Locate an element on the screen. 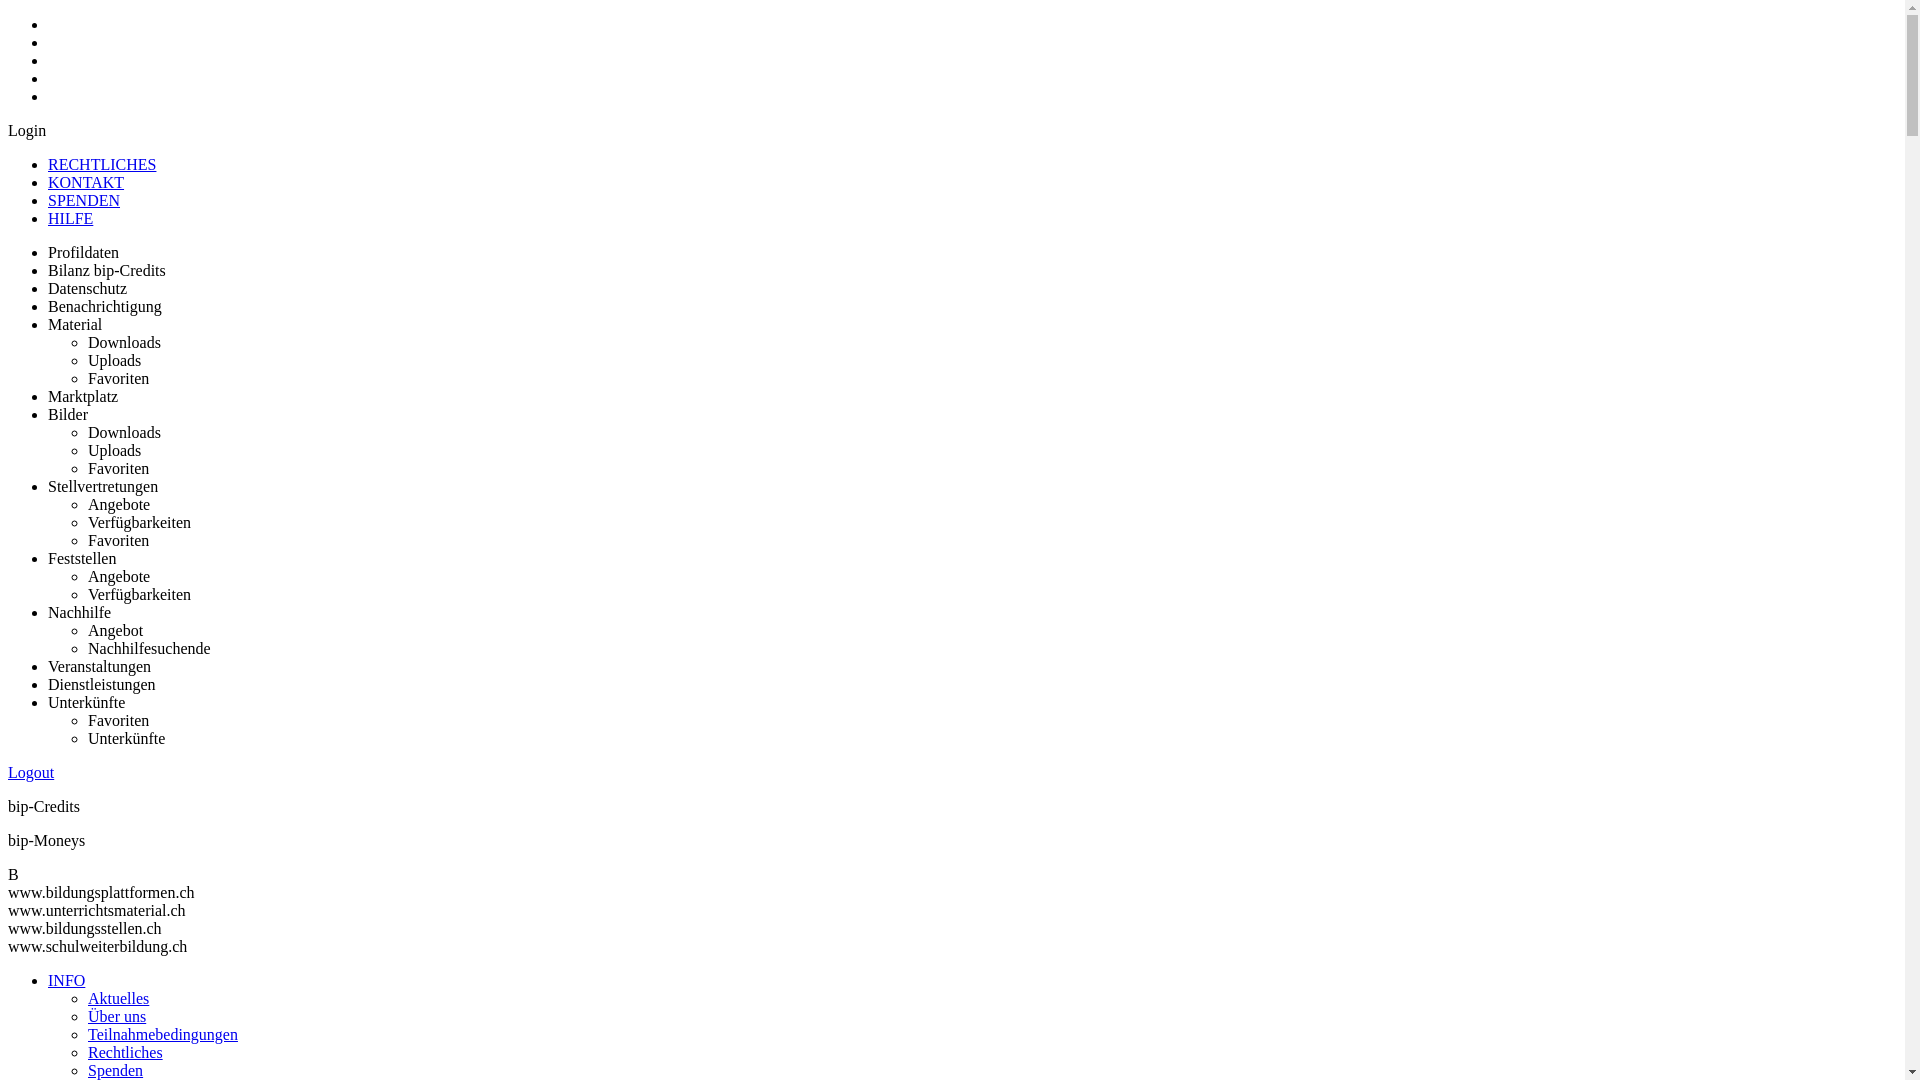 The width and height of the screenshot is (1920, 1080). 'INFO' is located at coordinates (66, 979).